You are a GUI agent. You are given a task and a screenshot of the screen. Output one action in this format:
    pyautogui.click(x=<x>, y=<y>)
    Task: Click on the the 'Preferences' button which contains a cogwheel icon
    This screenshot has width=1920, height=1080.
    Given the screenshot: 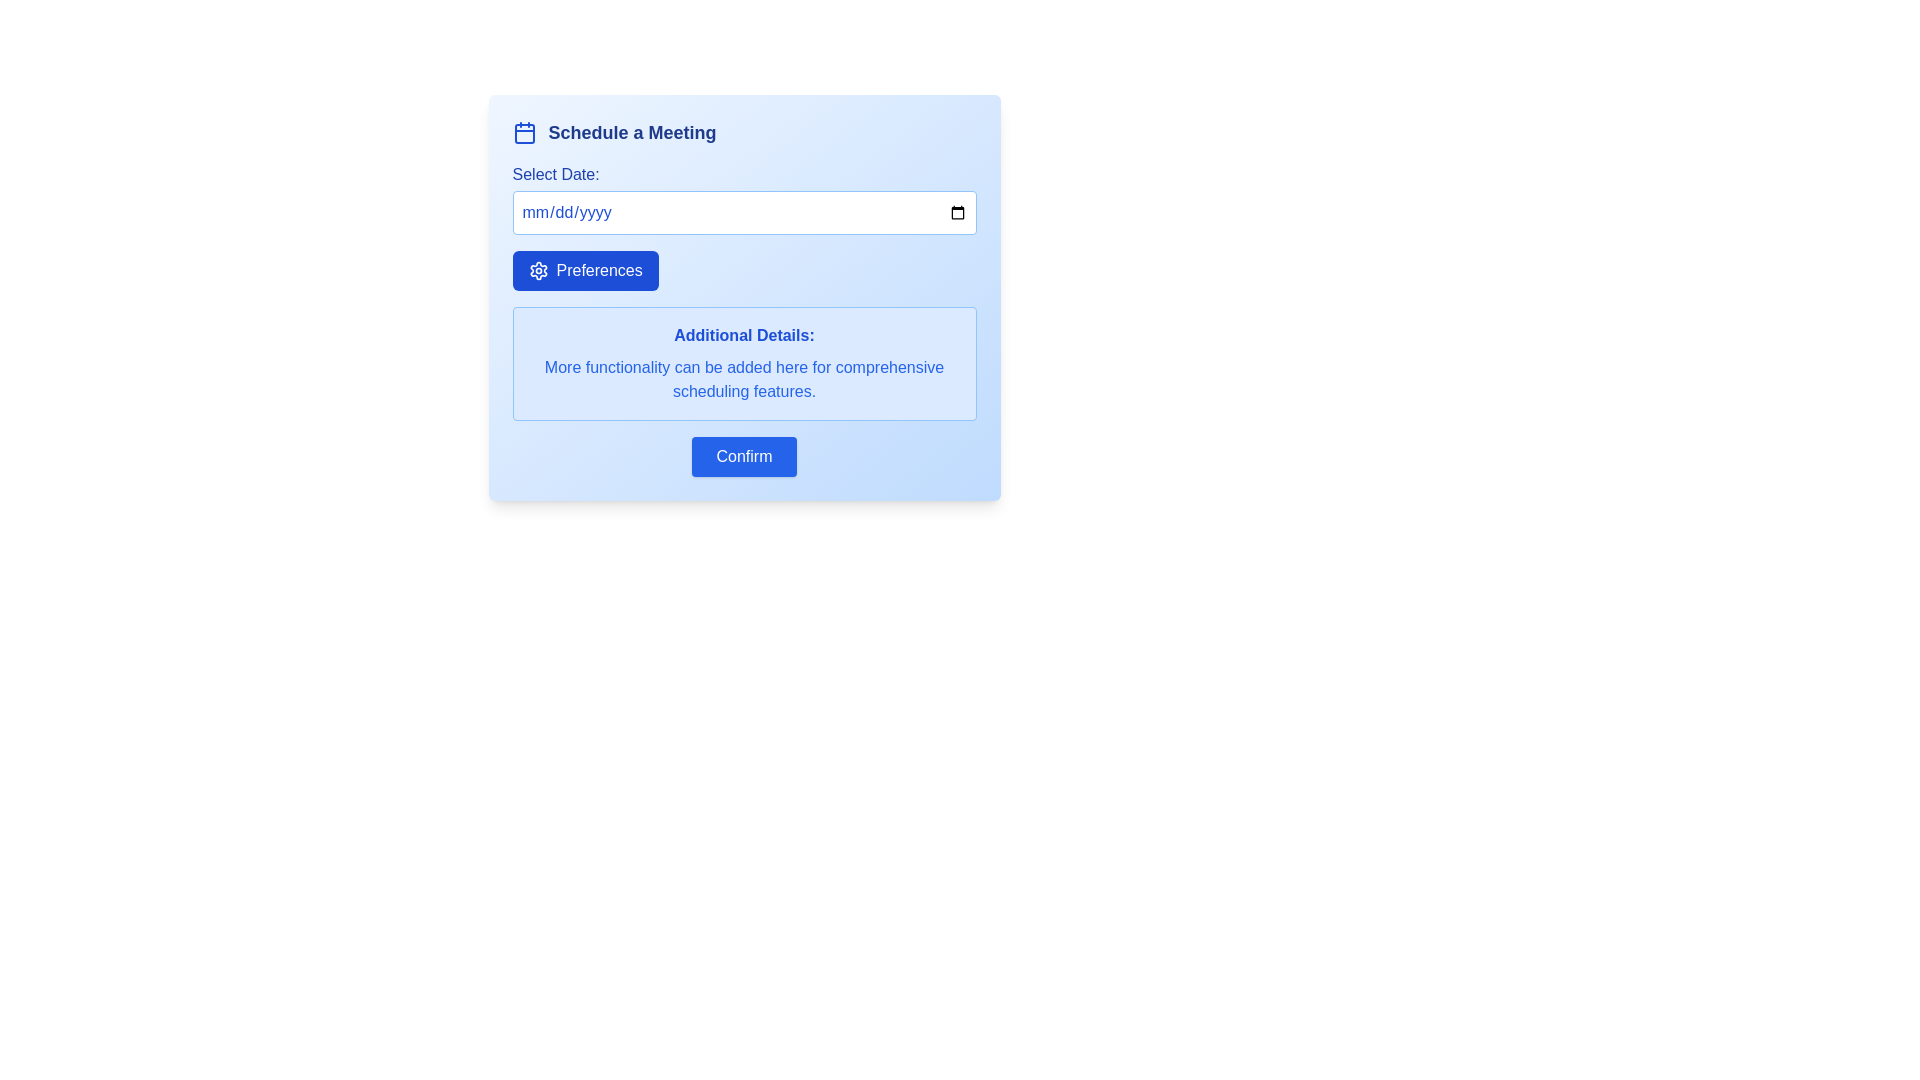 What is the action you would take?
    pyautogui.click(x=538, y=270)
    